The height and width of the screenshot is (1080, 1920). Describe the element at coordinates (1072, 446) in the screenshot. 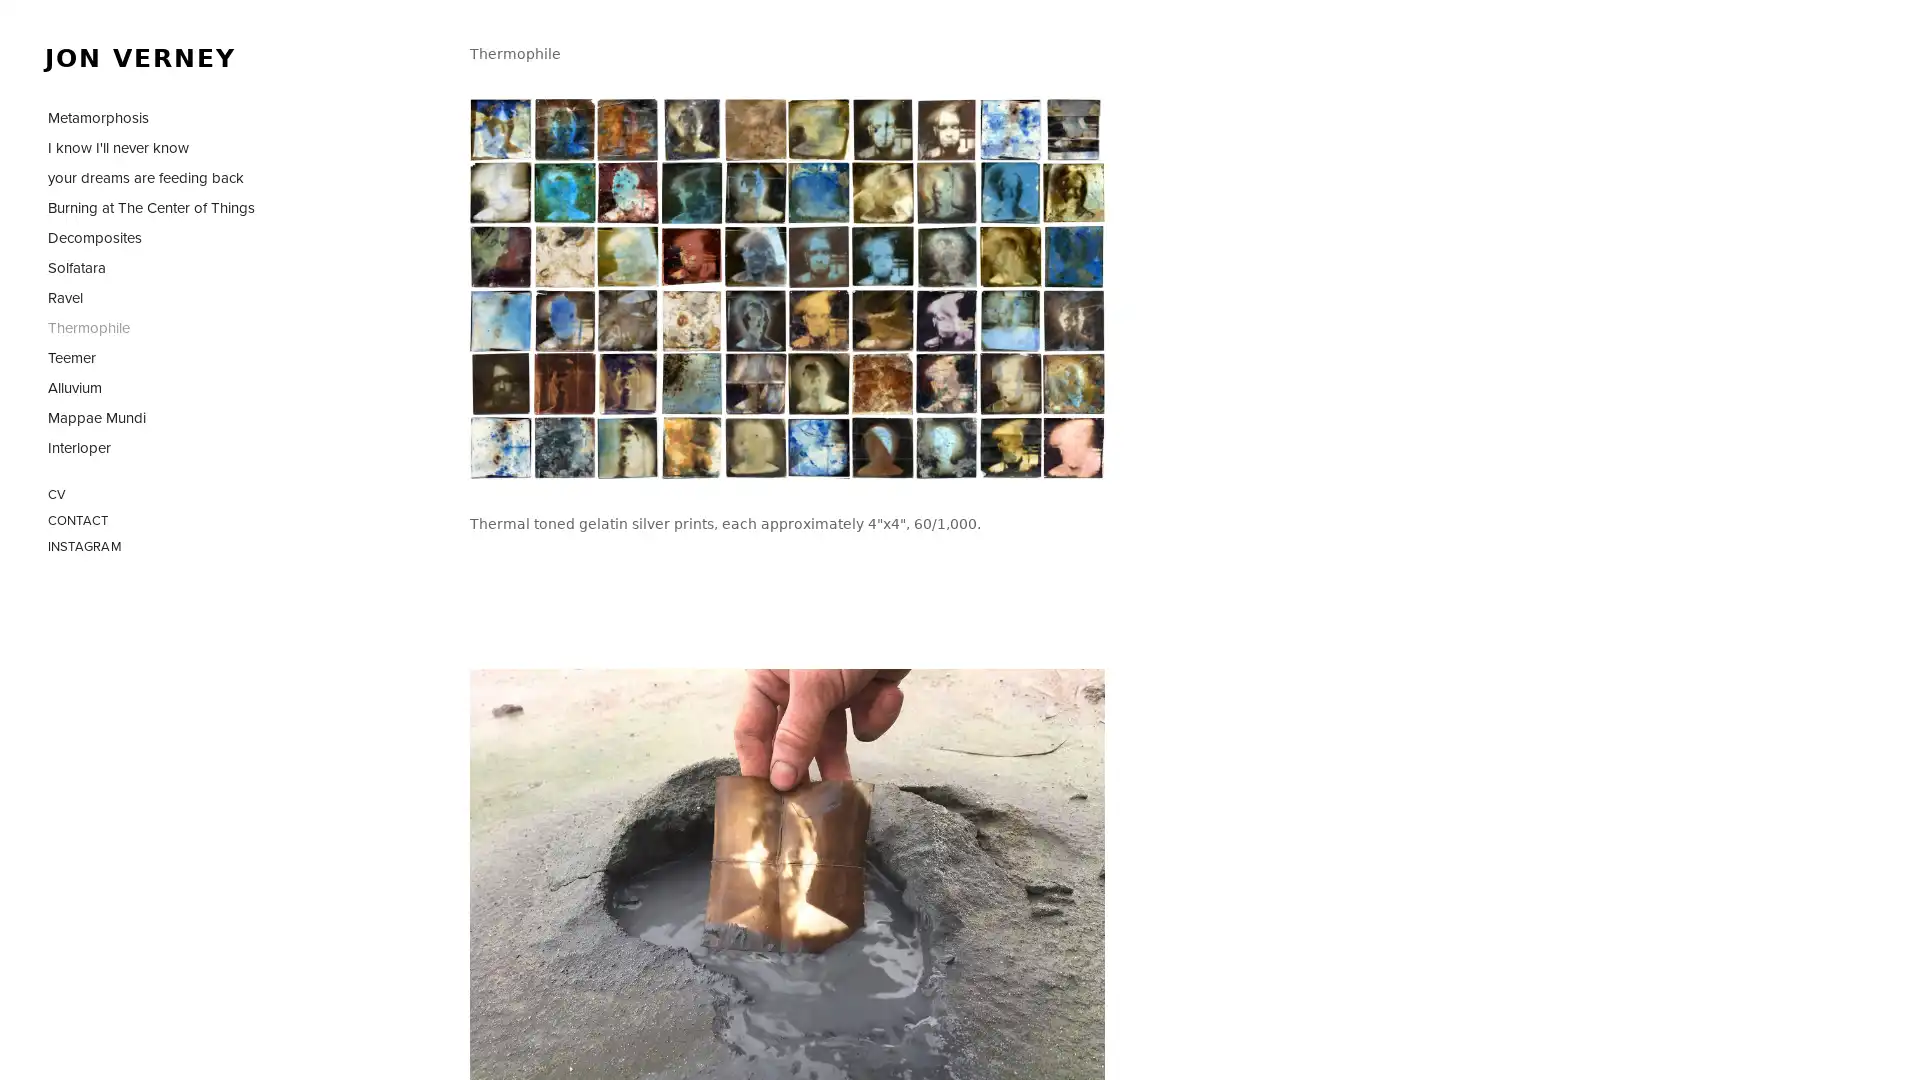

I see `View fullsize jon_verney_thermophile64.jpg` at that location.